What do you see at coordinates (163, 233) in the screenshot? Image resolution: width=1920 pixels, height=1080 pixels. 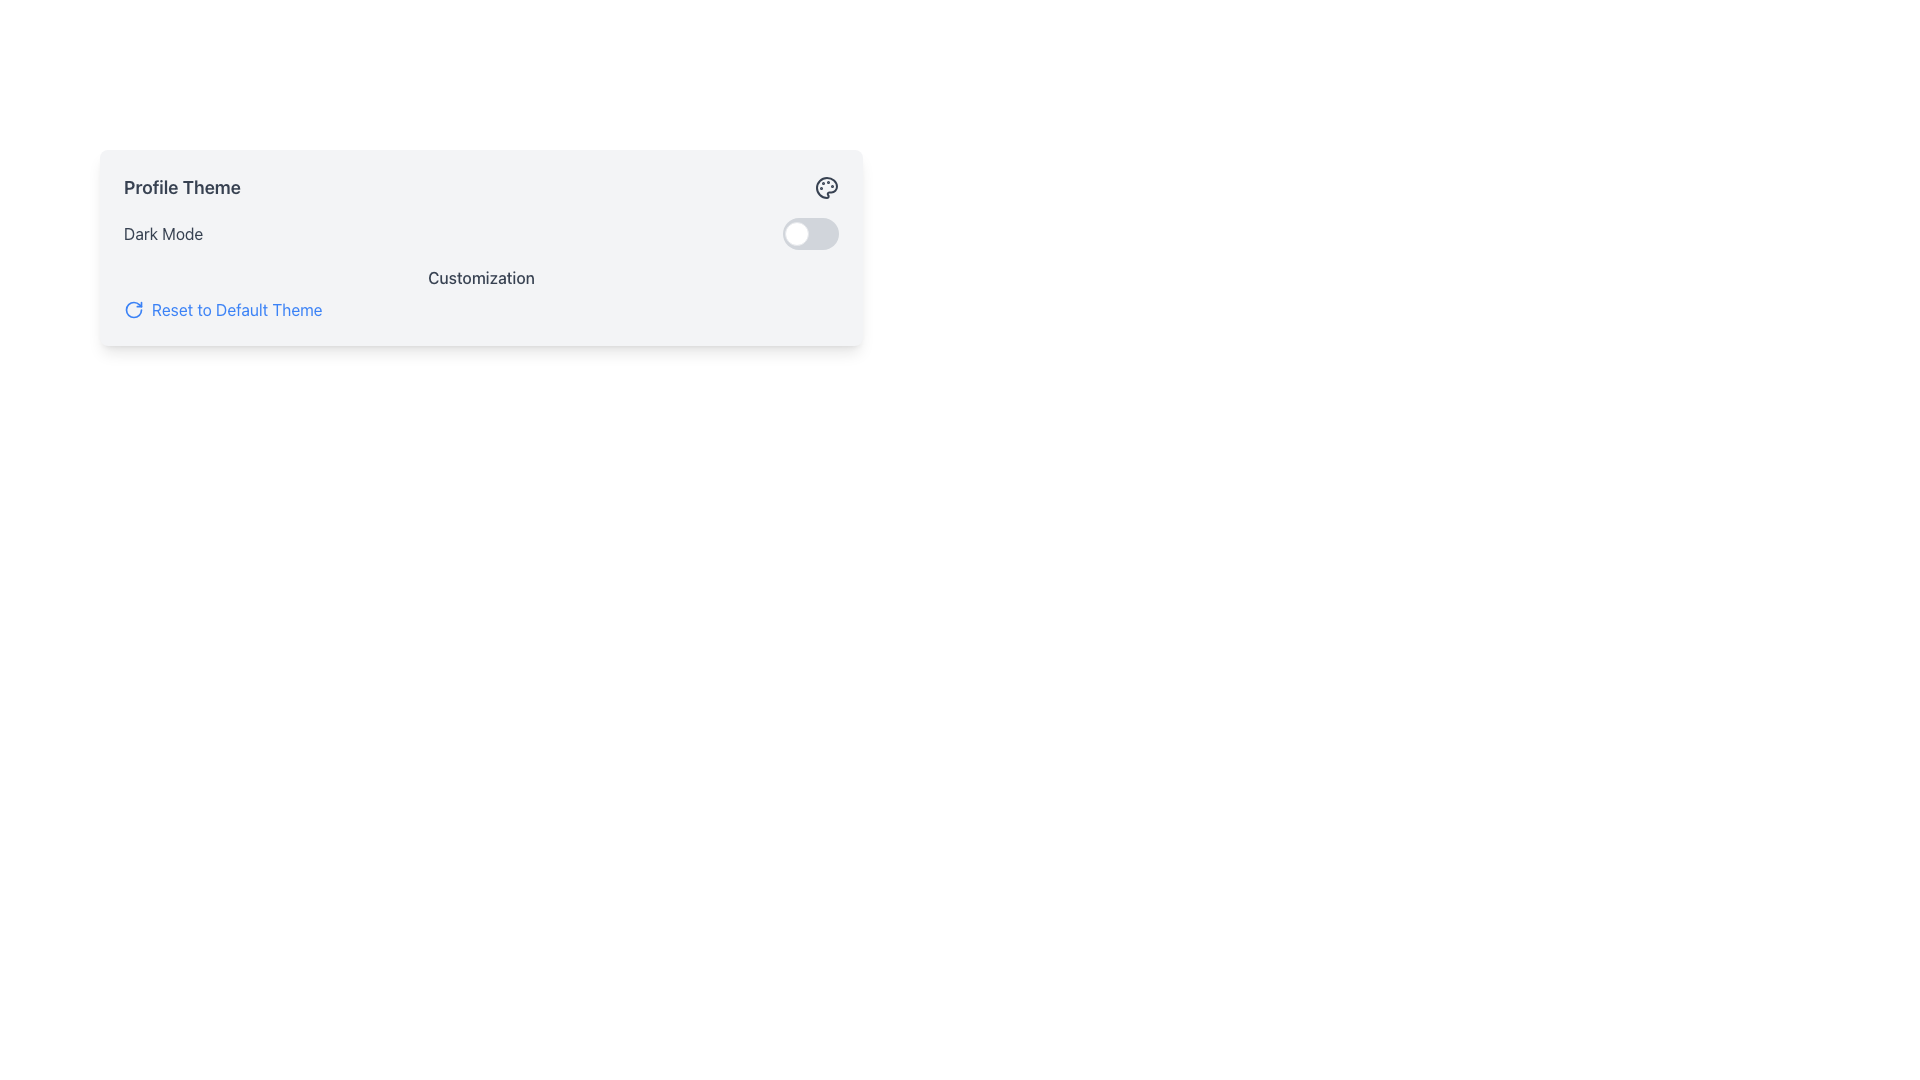 I see `the Text Label that indicates the purpose of the nearby toggle switch for enabling or disabling dark mode functionality` at bounding box center [163, 233].